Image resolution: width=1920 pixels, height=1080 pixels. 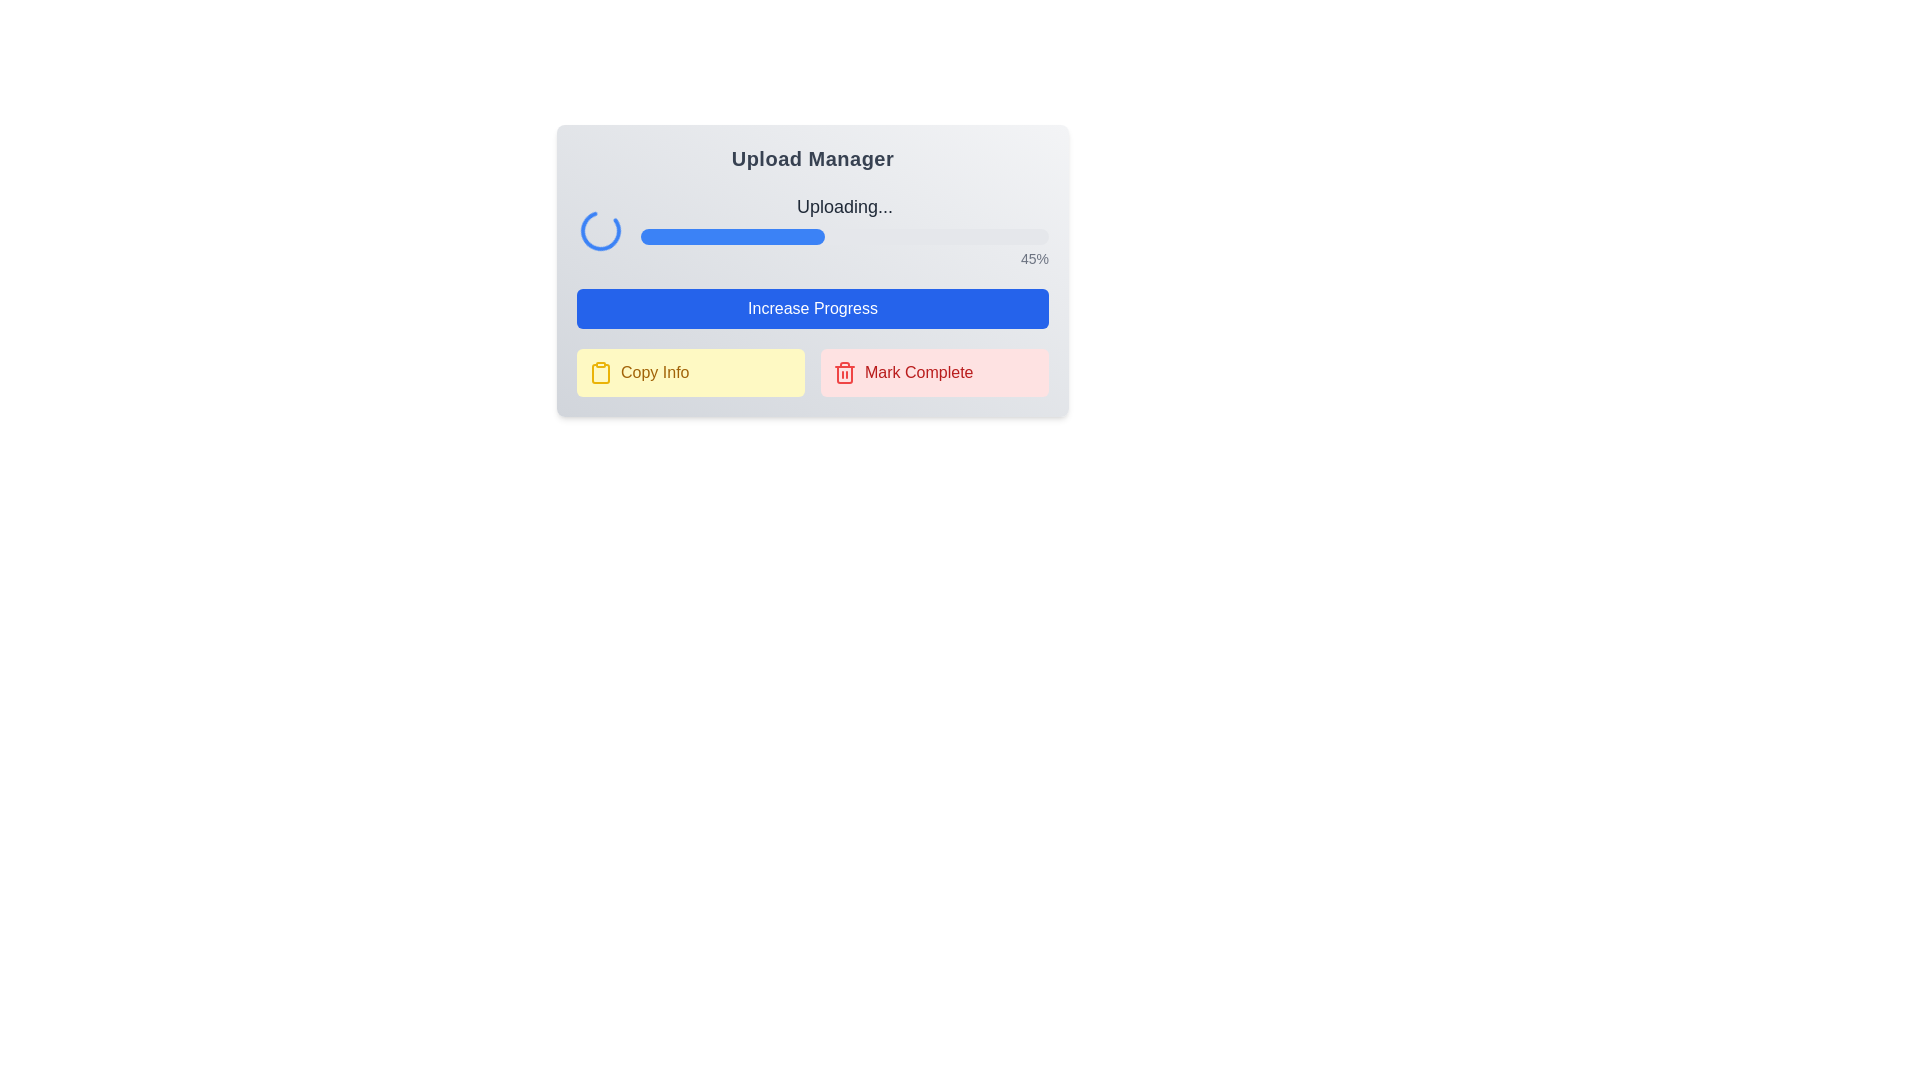 What do you see at coordinates (844, 207) in the screenshot?
I see `the status indicator Text Label that communicates the upload operation in progress, located above the progress bar and percentage text '45%'` at bounding box center [844, 207].